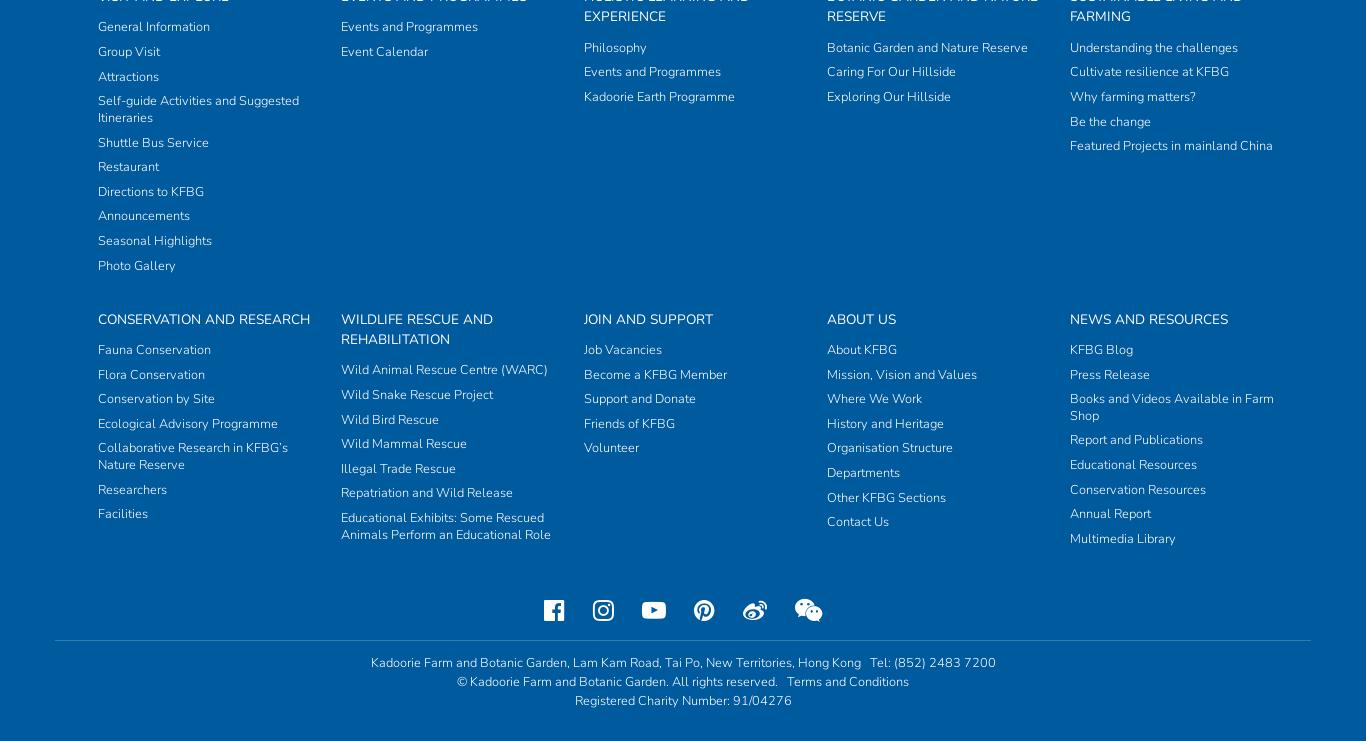 Image resolution: width=1366 pixels, height=741 pixels. I want to click on 'Wild Mammal Rescue', so click(339, 52).